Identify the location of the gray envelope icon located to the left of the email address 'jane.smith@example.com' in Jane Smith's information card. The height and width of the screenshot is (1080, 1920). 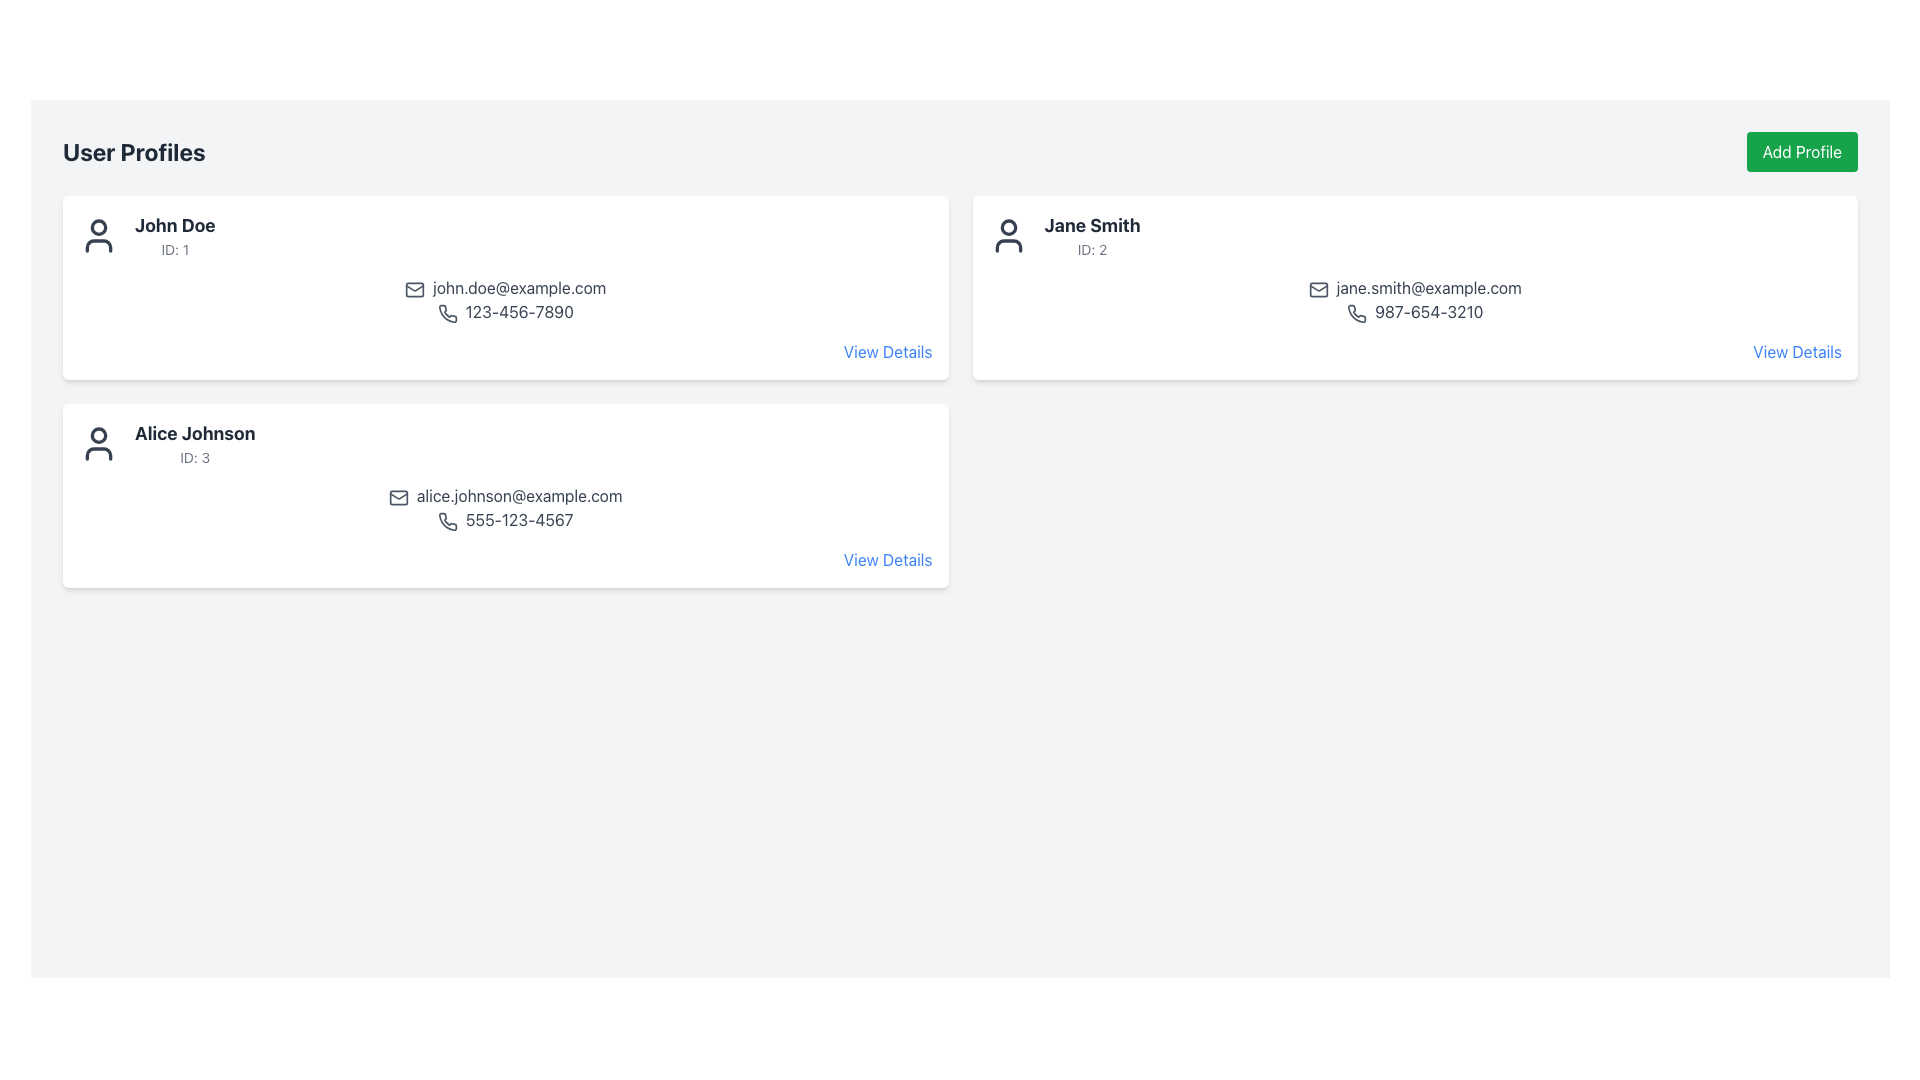
(1318, 289).